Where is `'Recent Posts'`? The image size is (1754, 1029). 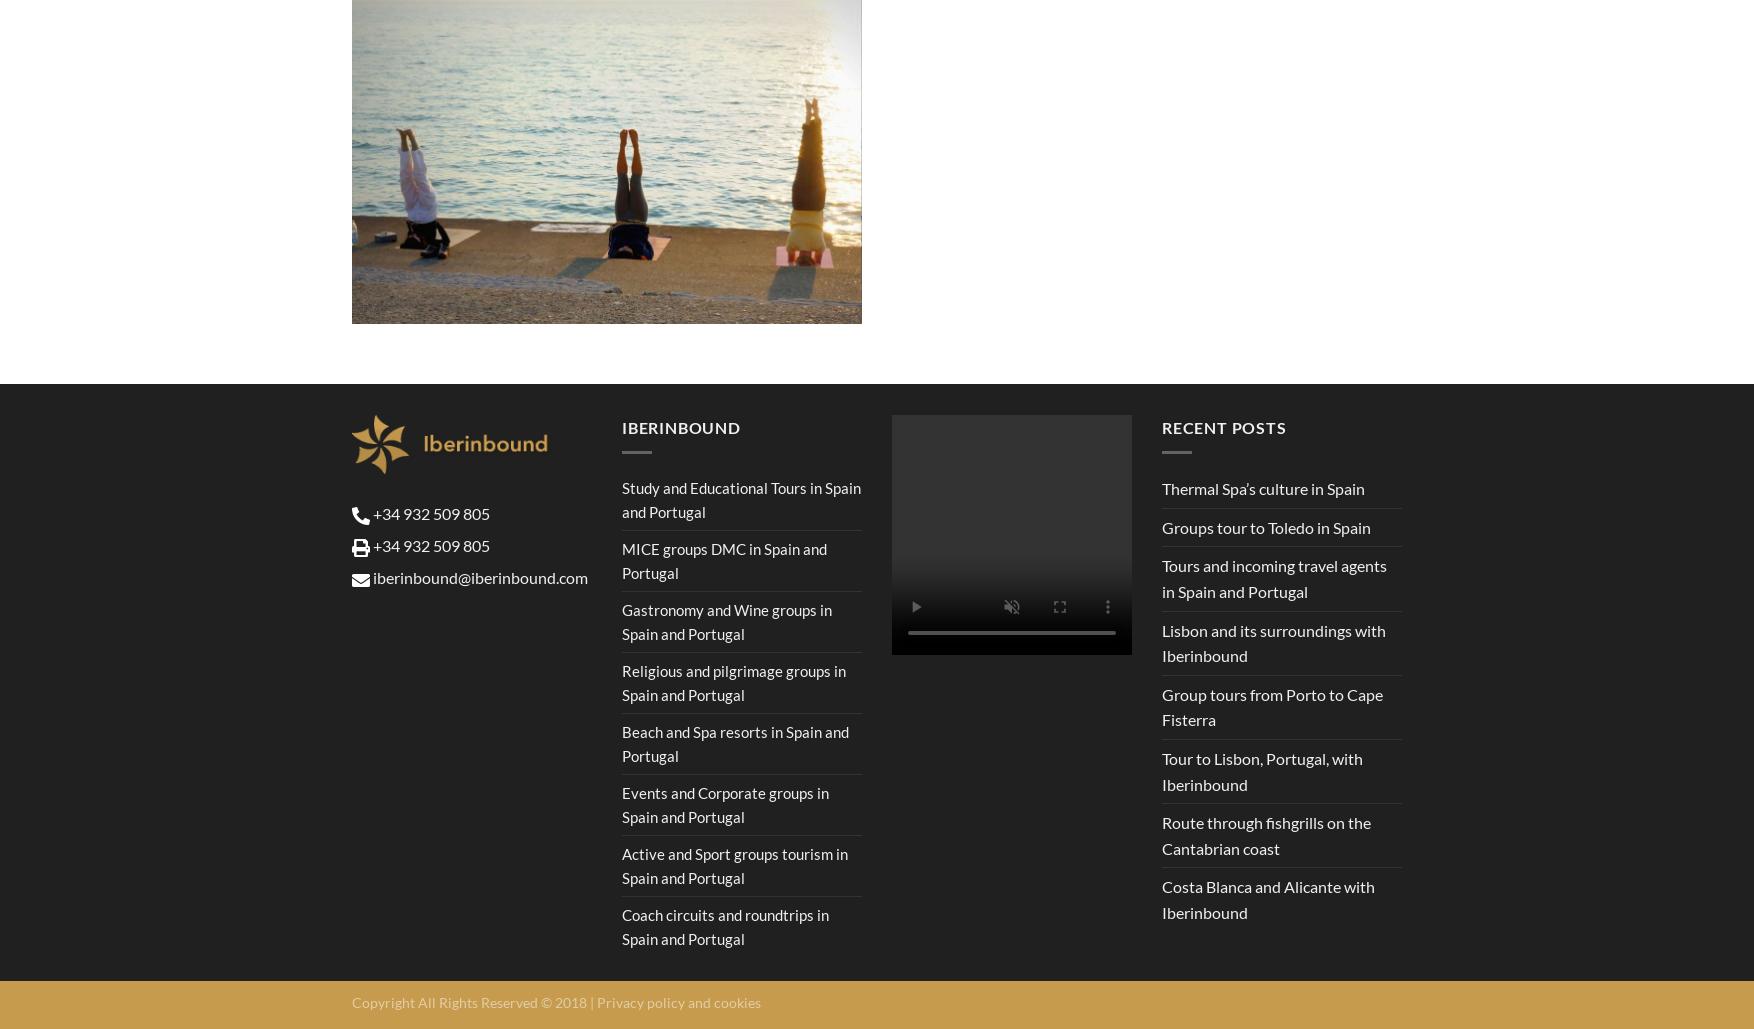
'Recent Posts' is located at coordinates (1222, 426).